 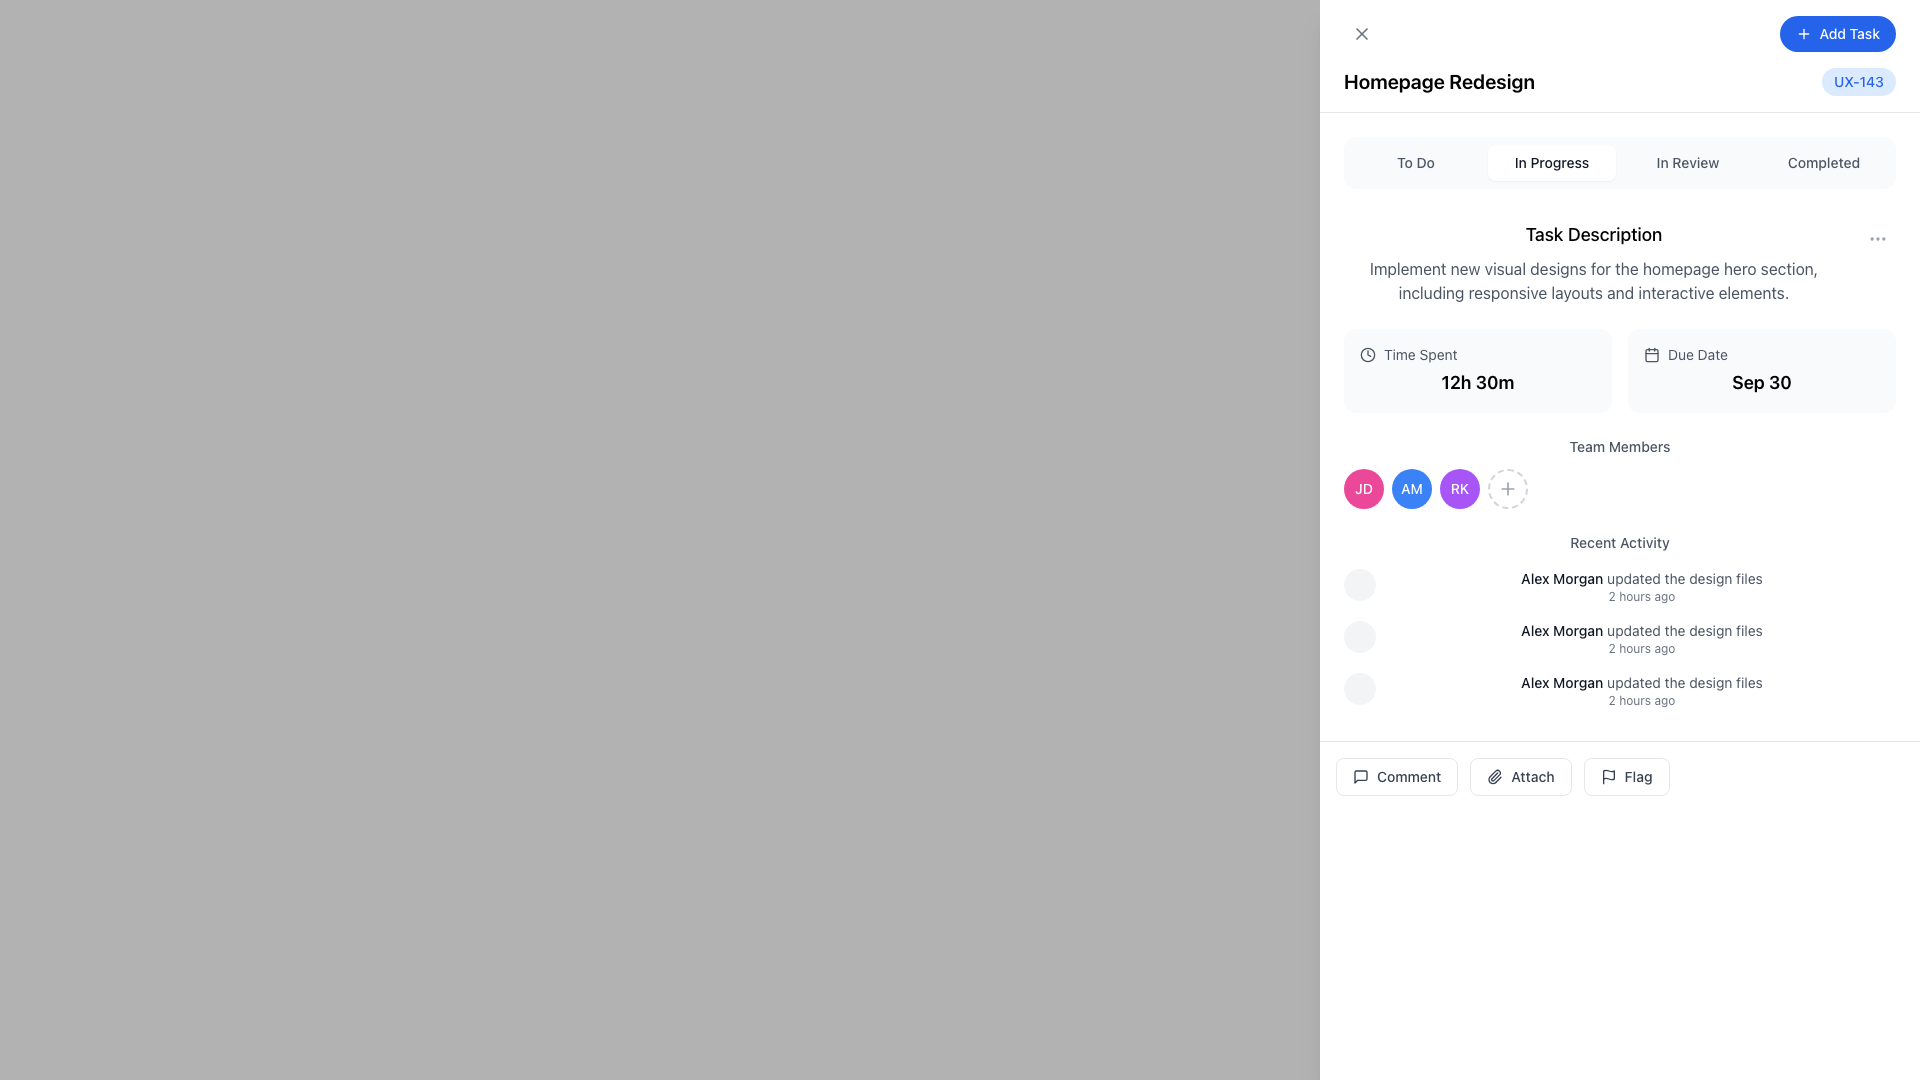 I want to click on the text label that provides information about an activity event by Alex Morgan regarding updates to design files, located in the 'Recent Activity' section, so click(x=1641, y=681).